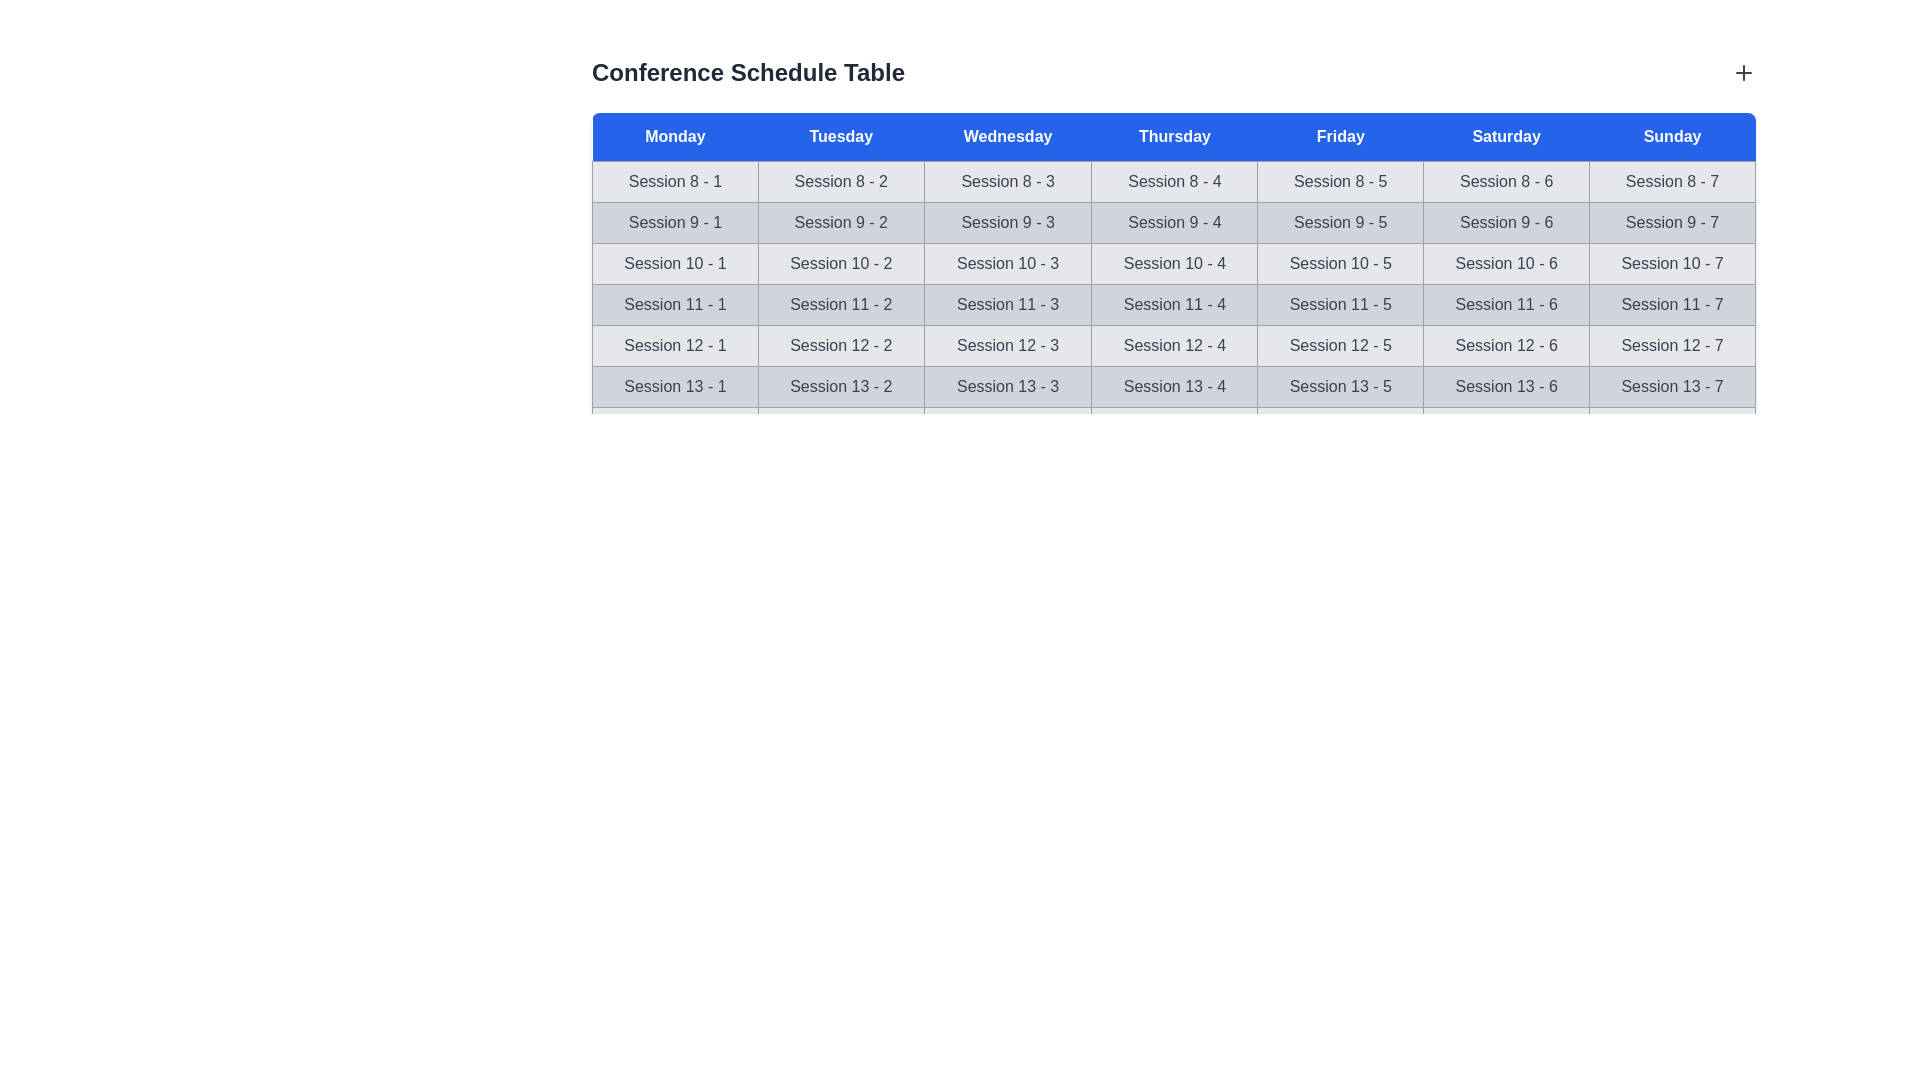  Describe the element at coordinates (841, 136) in the screenshot. I see `the header for Tuesday to sort or view details` at that location.